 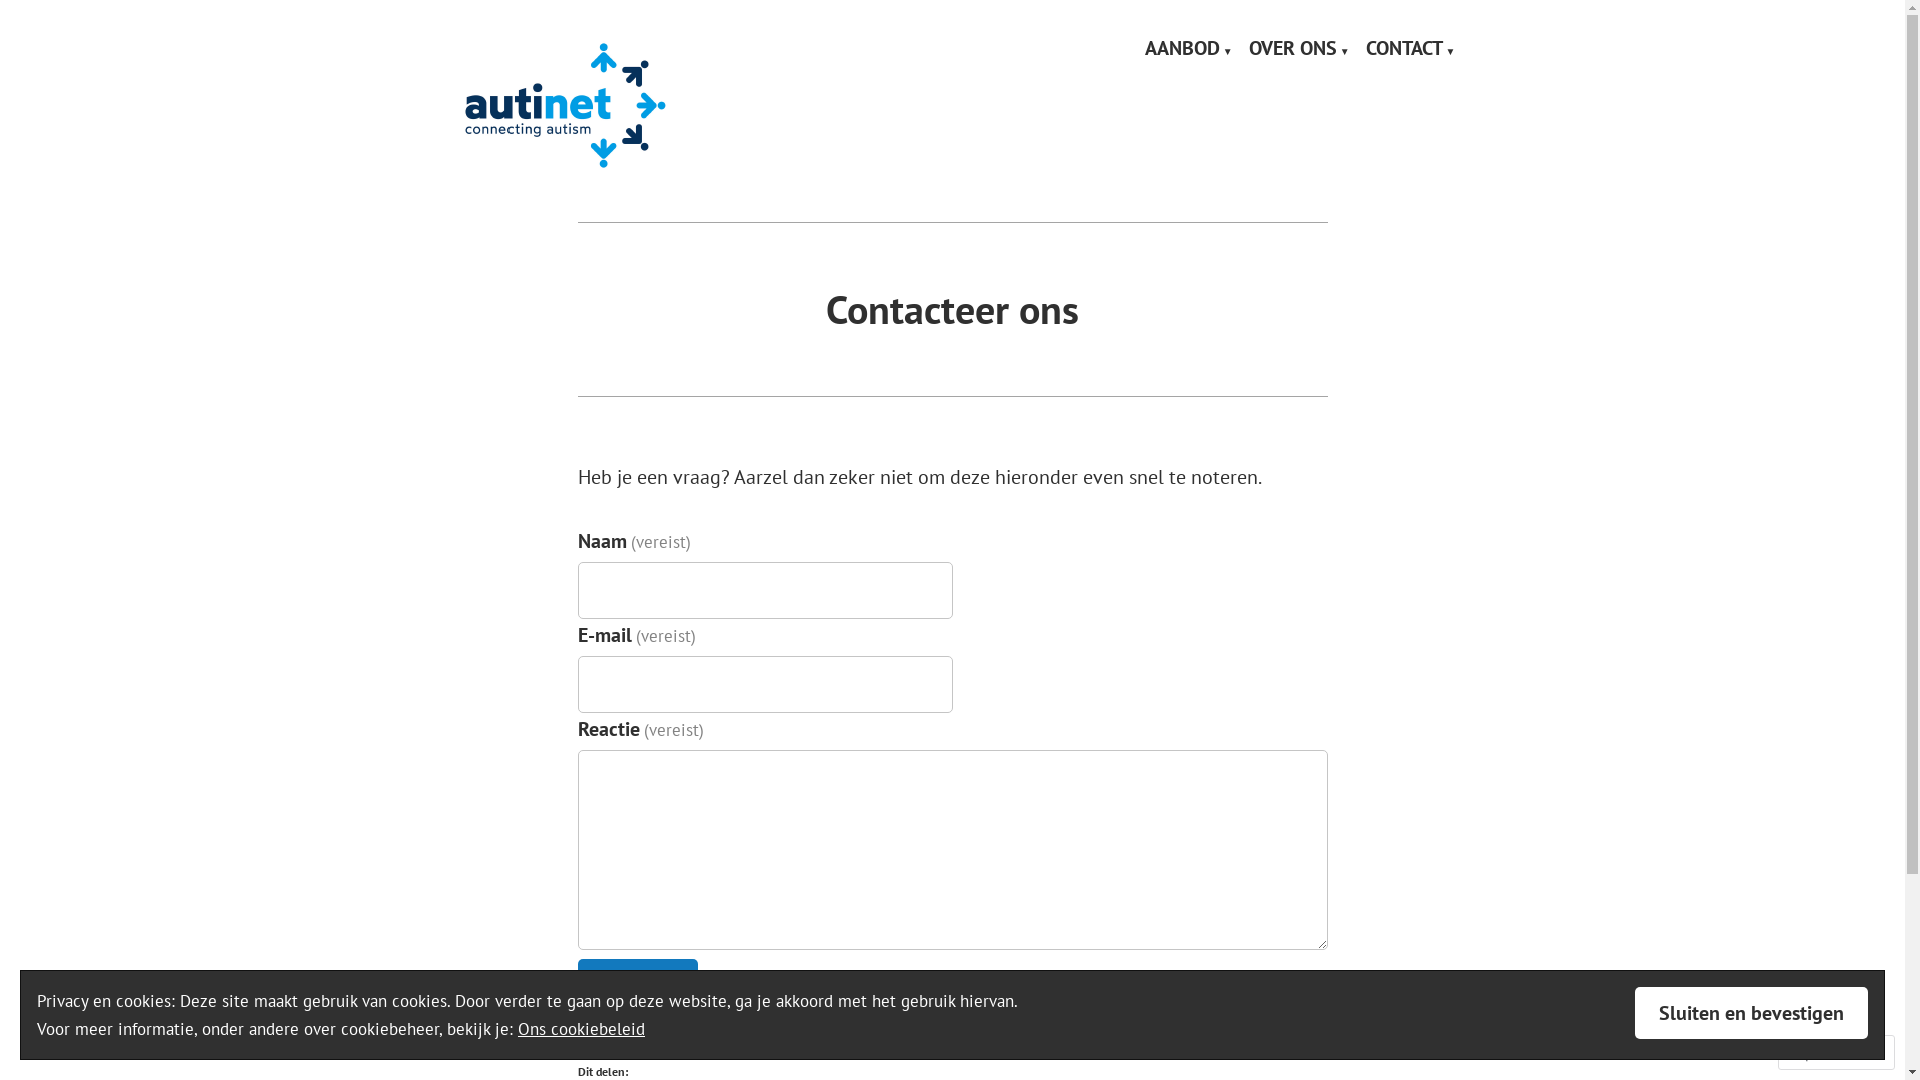 I want to click on 'AANBOD', so click(x=1145, y=48).